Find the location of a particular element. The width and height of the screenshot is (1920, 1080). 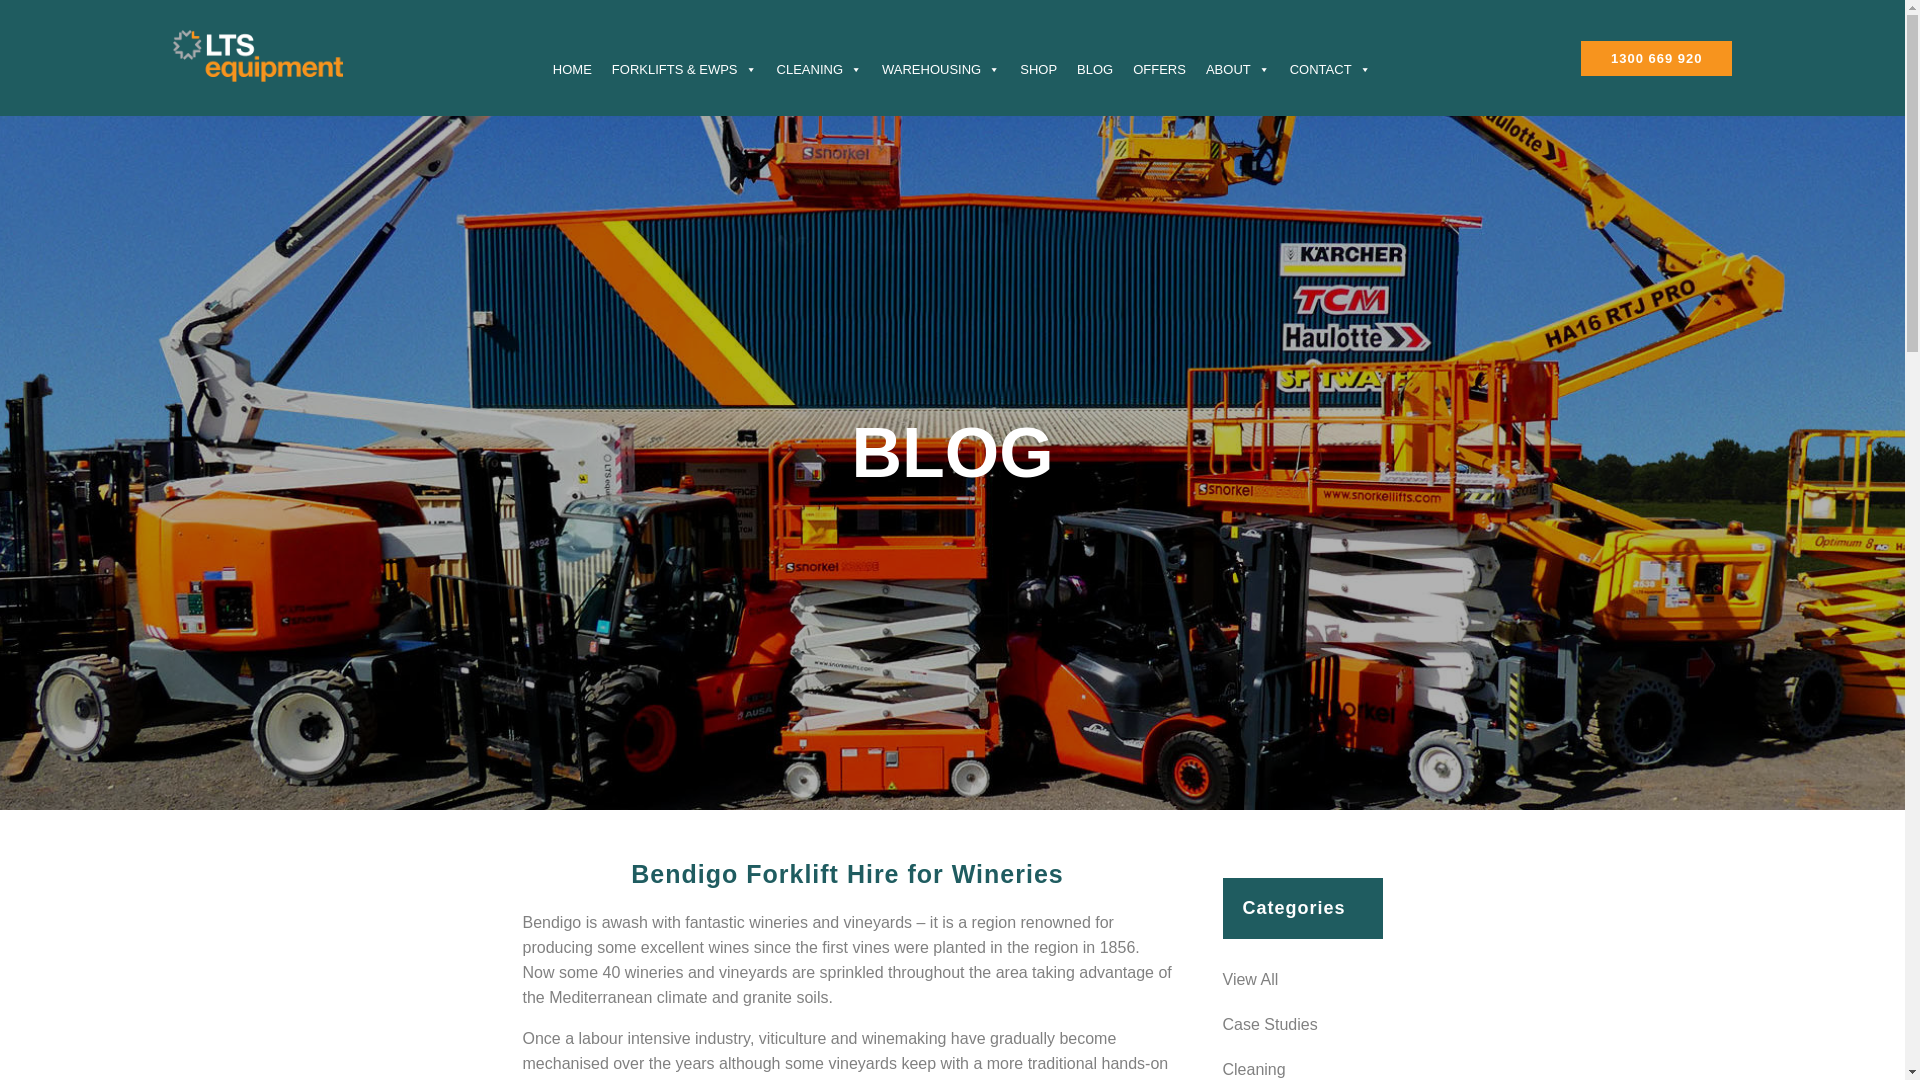

'View All' is located at coordinates (1301, 978).